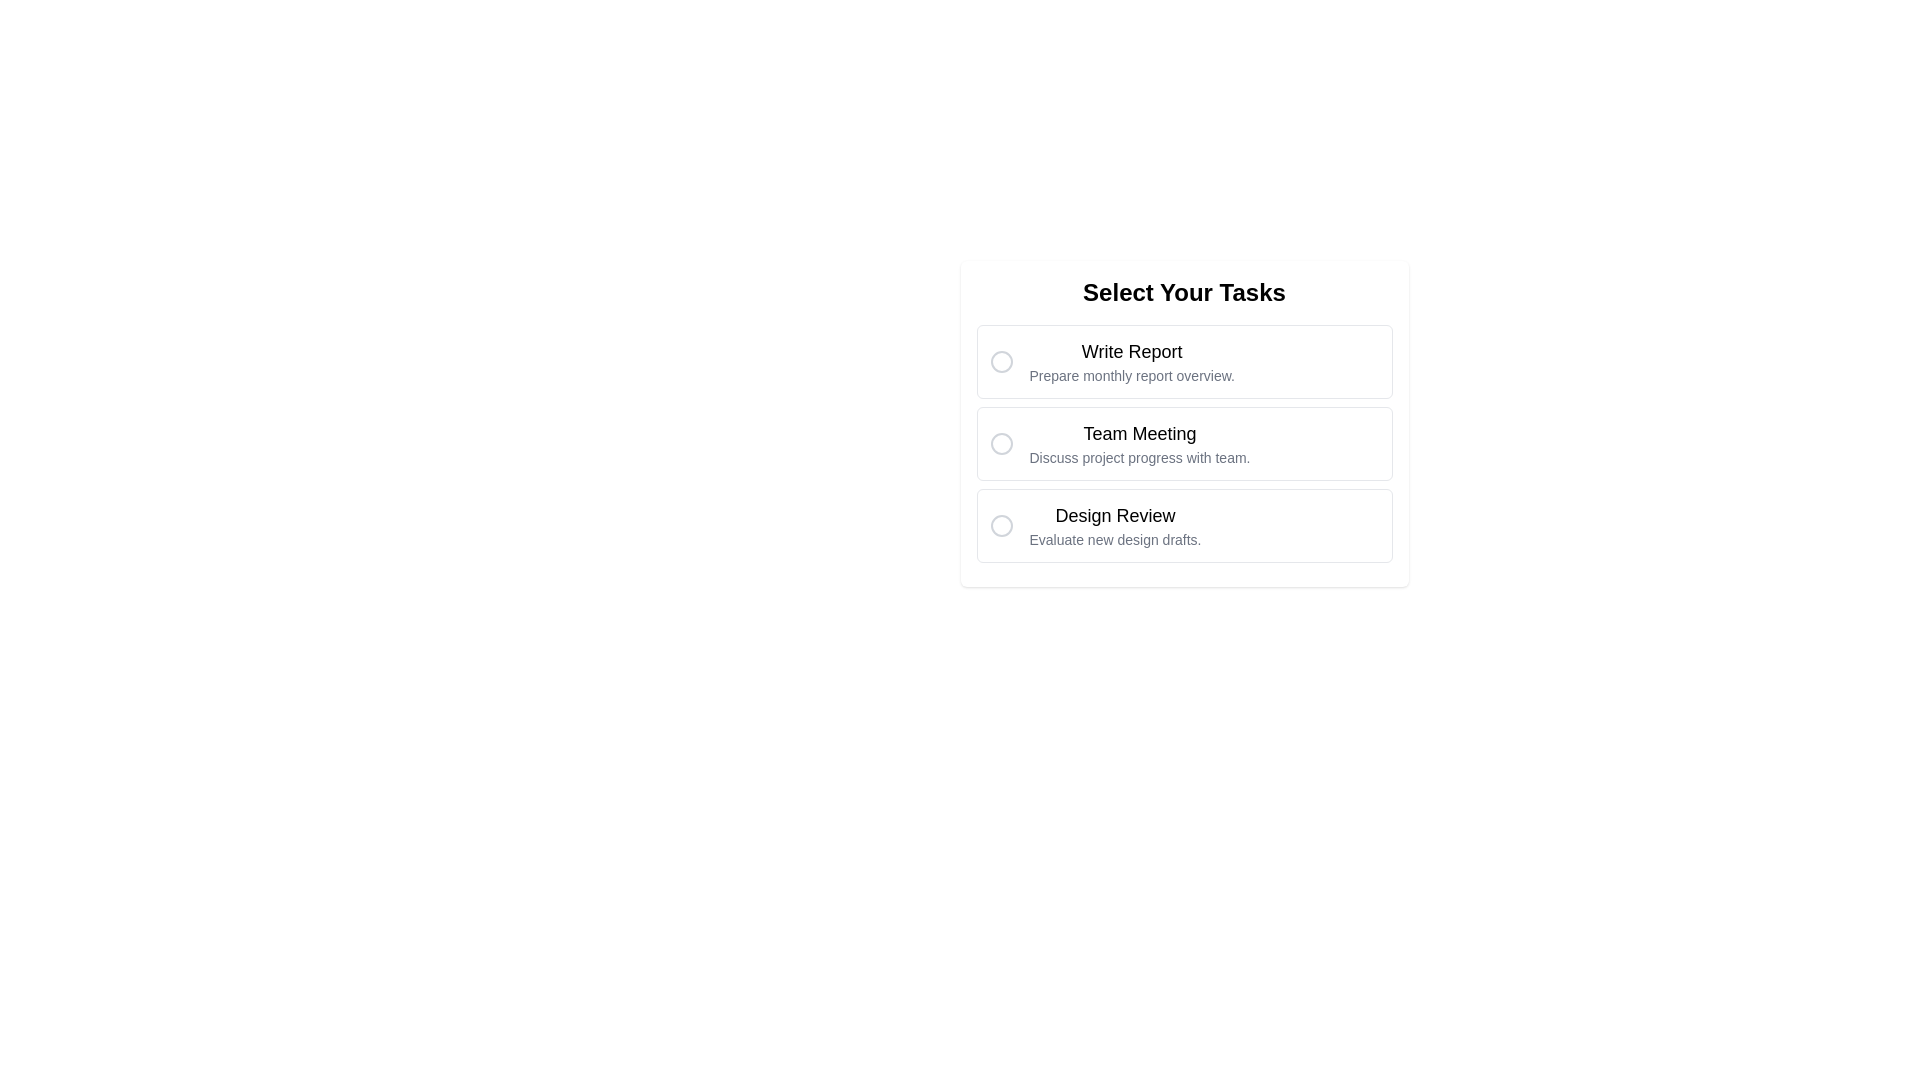 The height and width of the screenshot is (1080, 1920). Describe the element at coordinates (1132, 375) in the screenshot. I see `the text label providing additional descriptive information about the 'Write Report' task, located underneath the 'Write Report' text within the task selection option box` at that location.